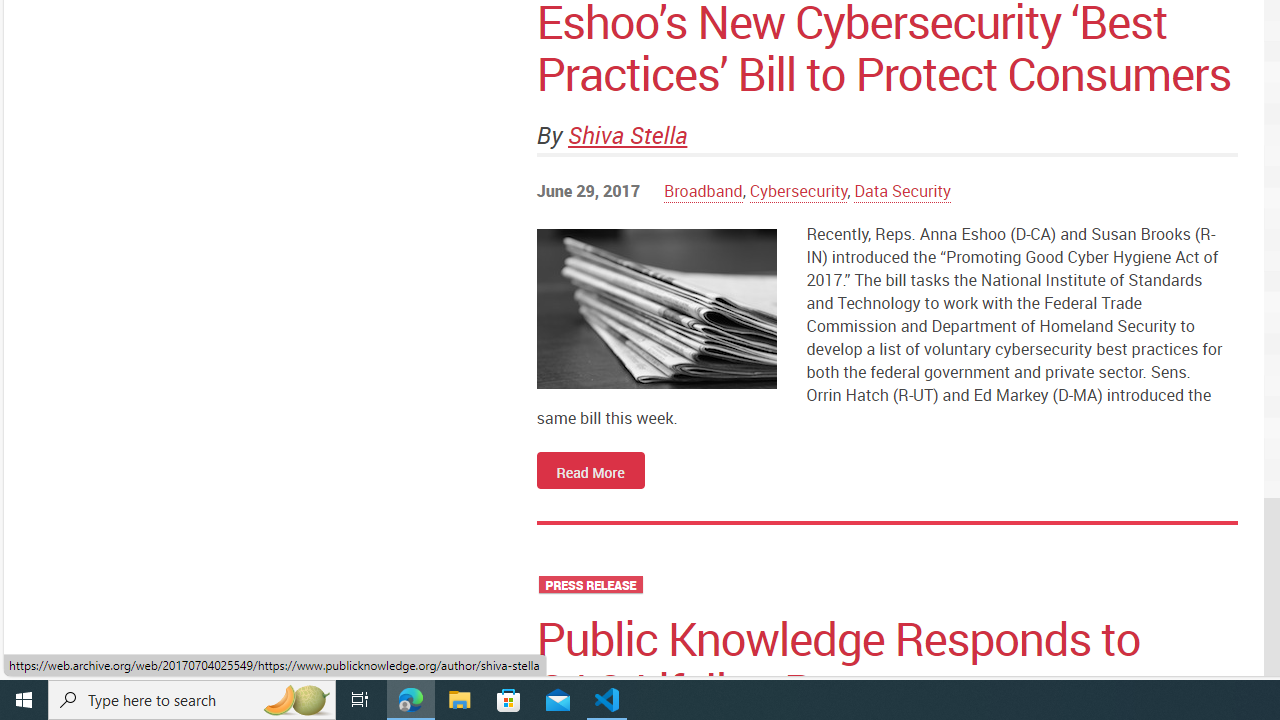  I want to click on ' img', so click(656, 308).